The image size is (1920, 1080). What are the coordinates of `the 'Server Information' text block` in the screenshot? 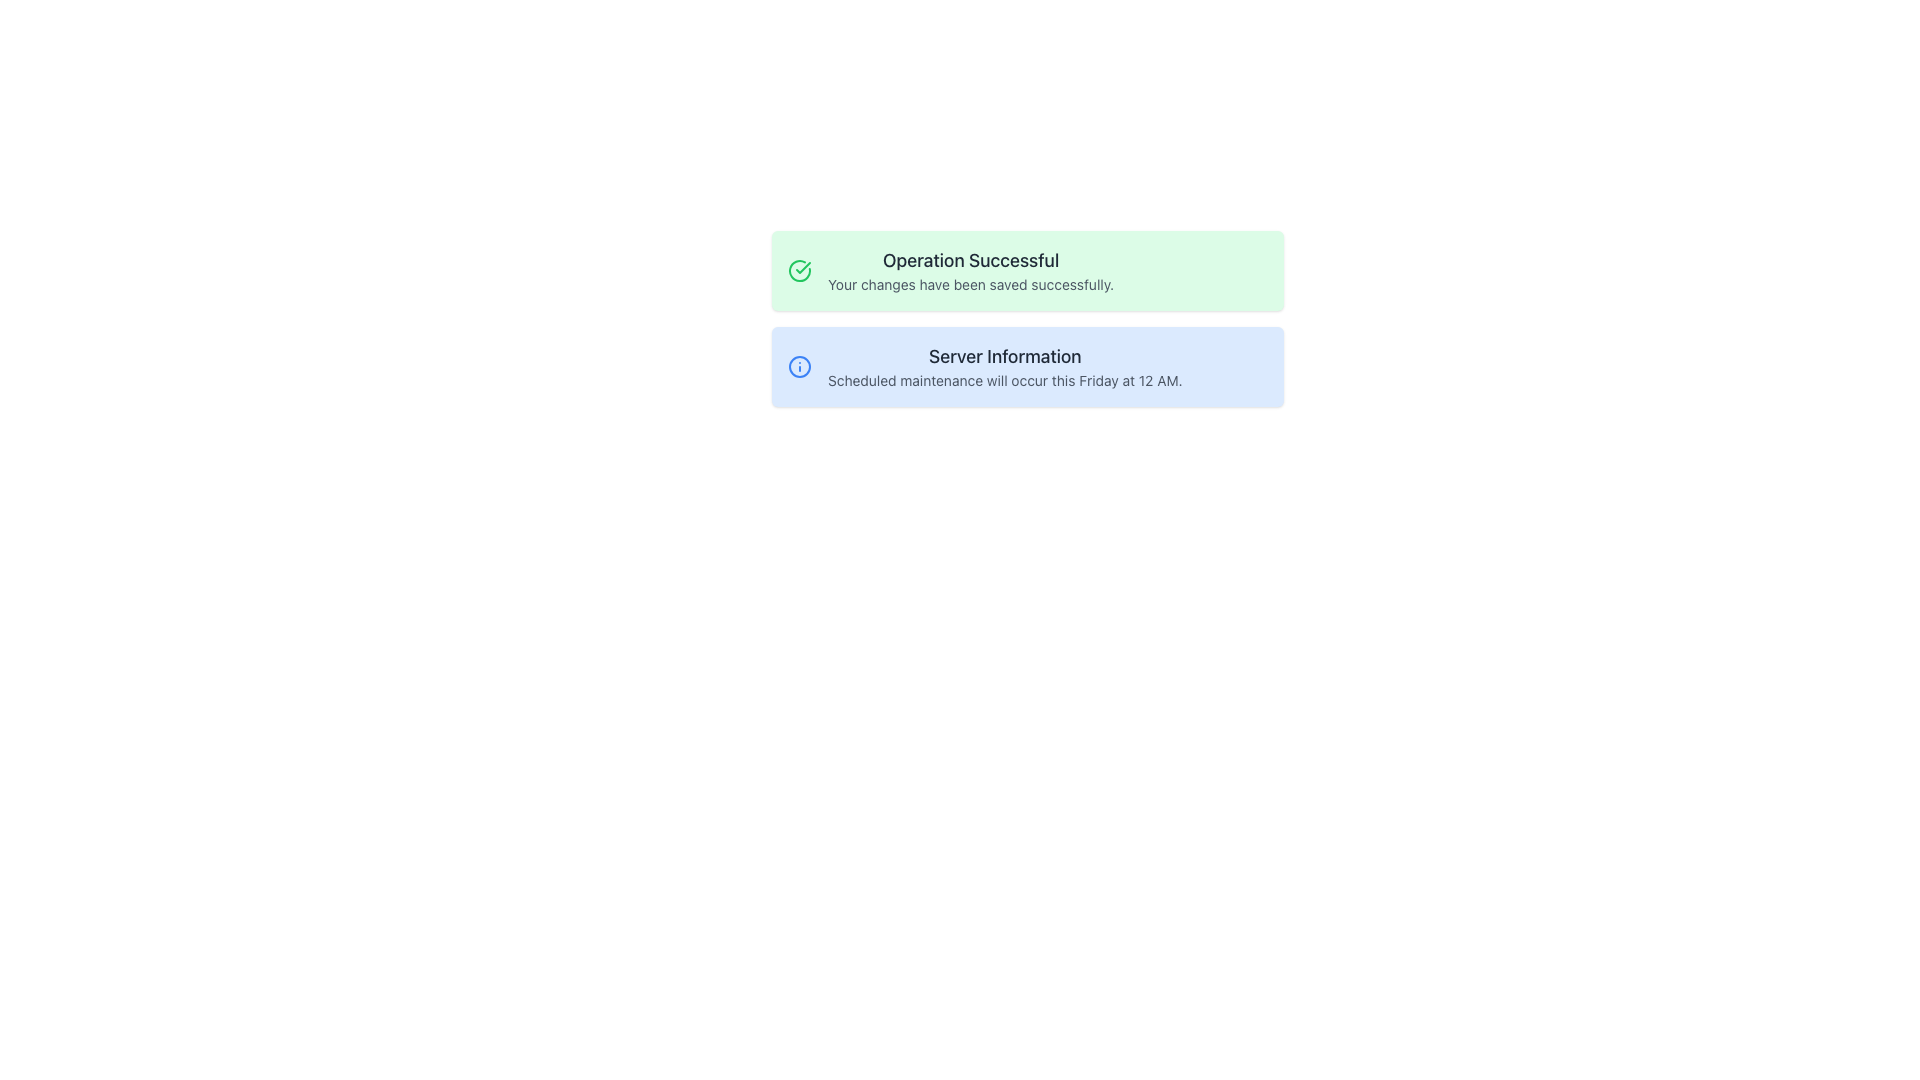 It's located at (1005, 366).